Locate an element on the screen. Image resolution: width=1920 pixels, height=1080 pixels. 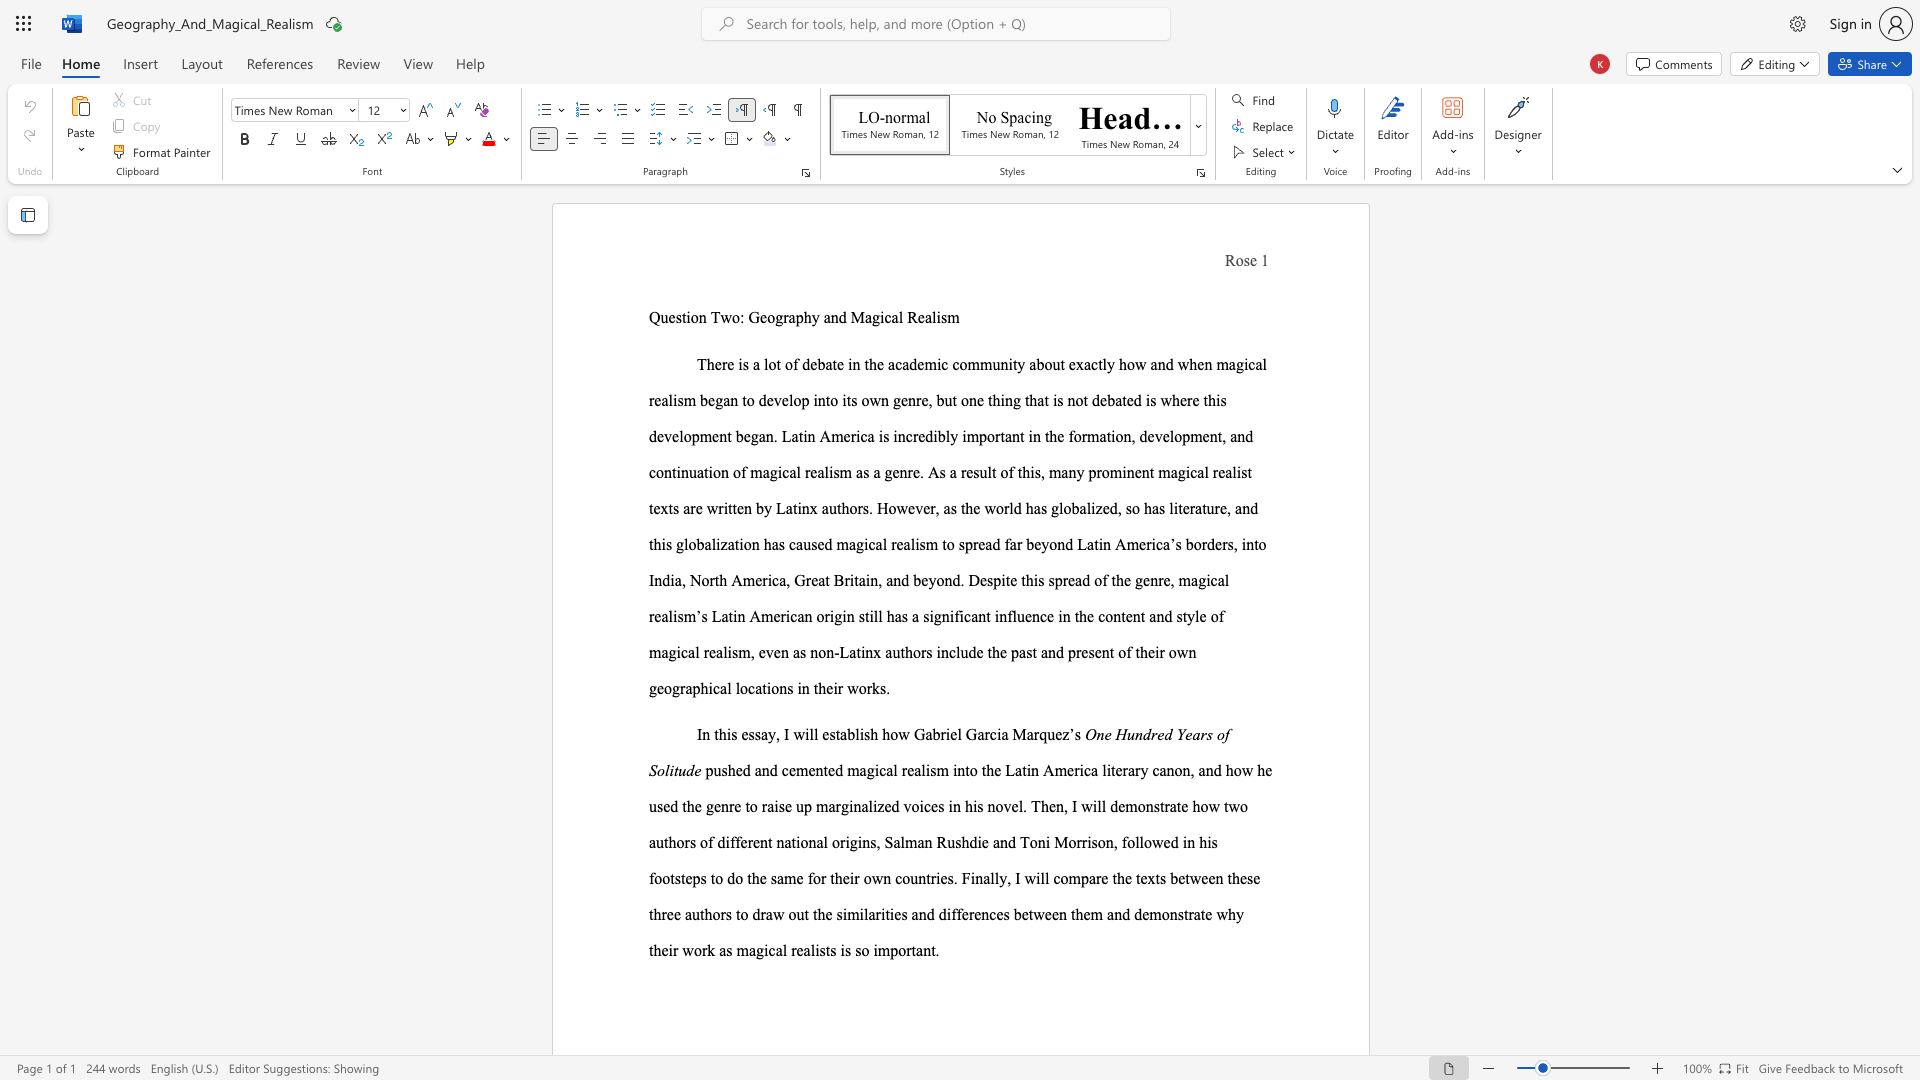
the subset text "ir work as magical realists is so impo" within the text "why their work as magical realists is so important." is located at coordinates (668, 949).